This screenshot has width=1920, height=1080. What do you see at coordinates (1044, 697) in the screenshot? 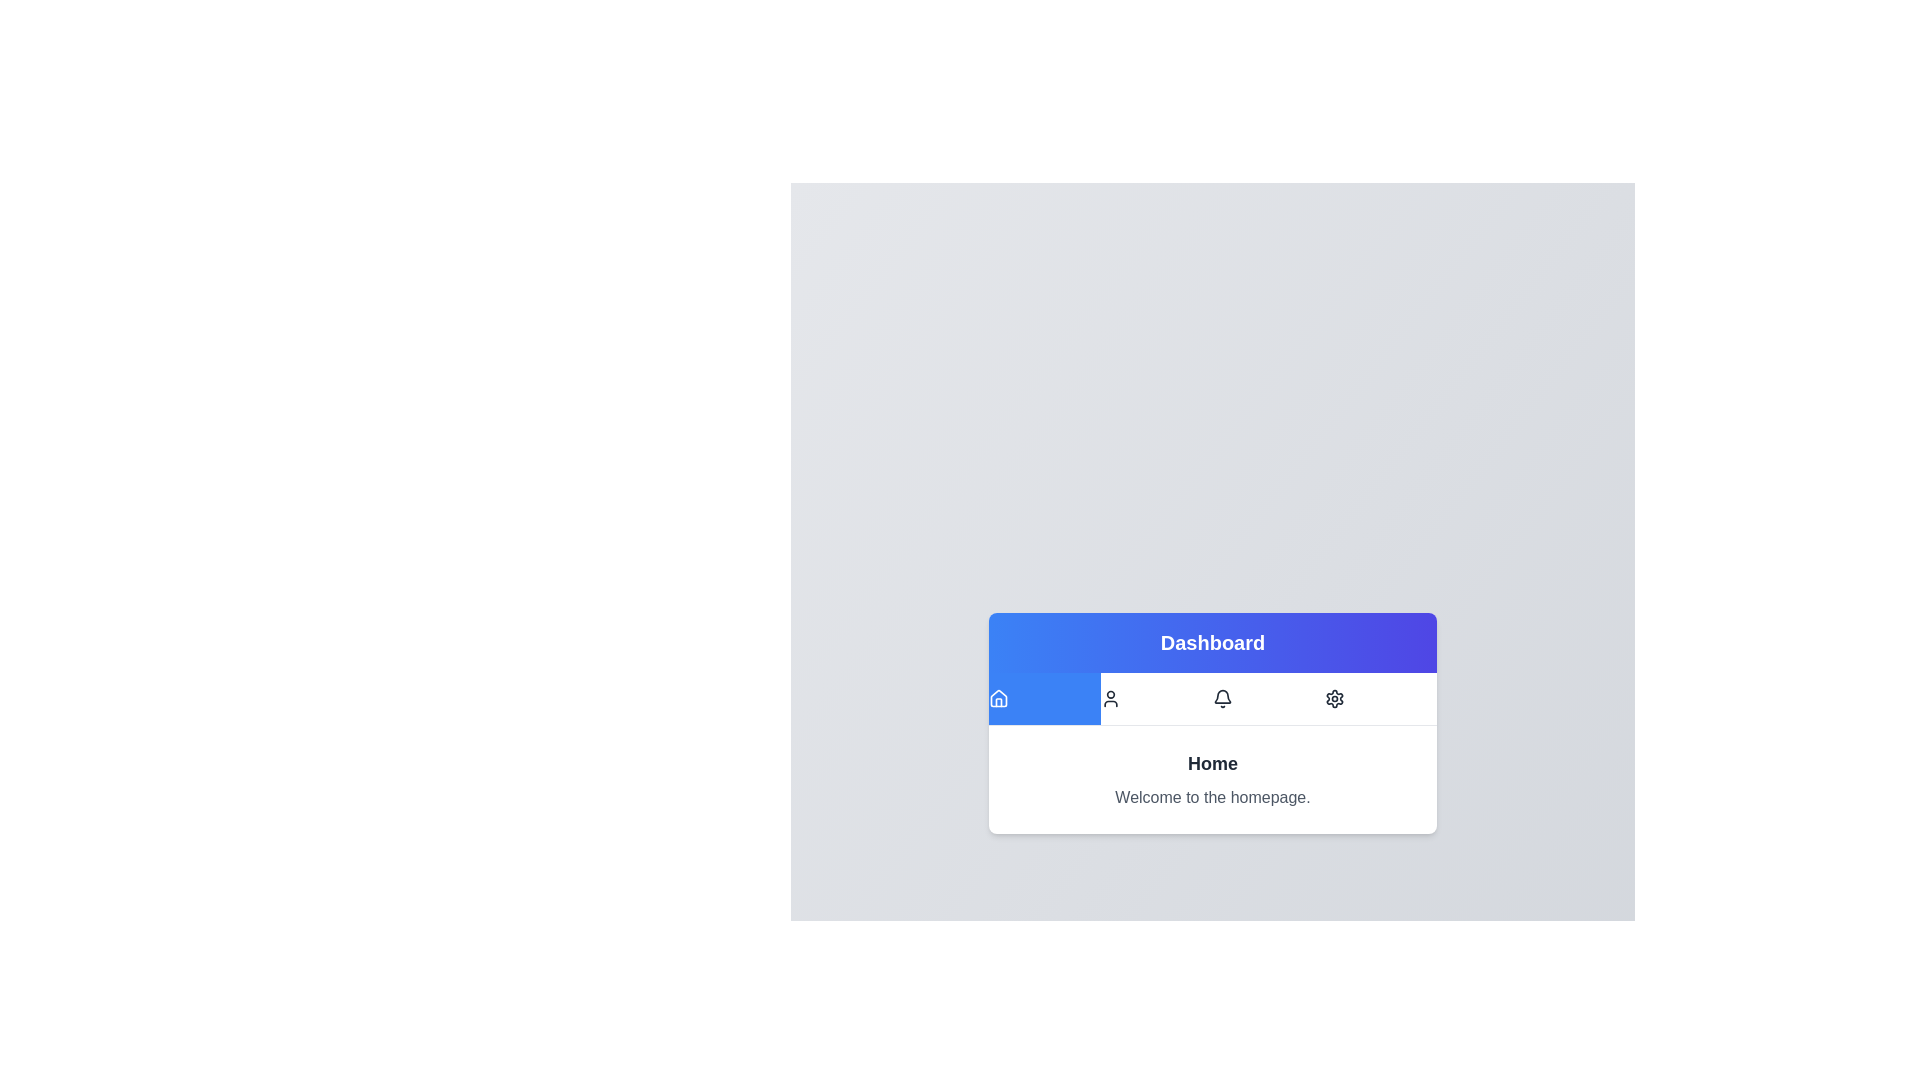
I see `the Home tab to navigate to the corresponding section` at bounding box center [1044, 697].